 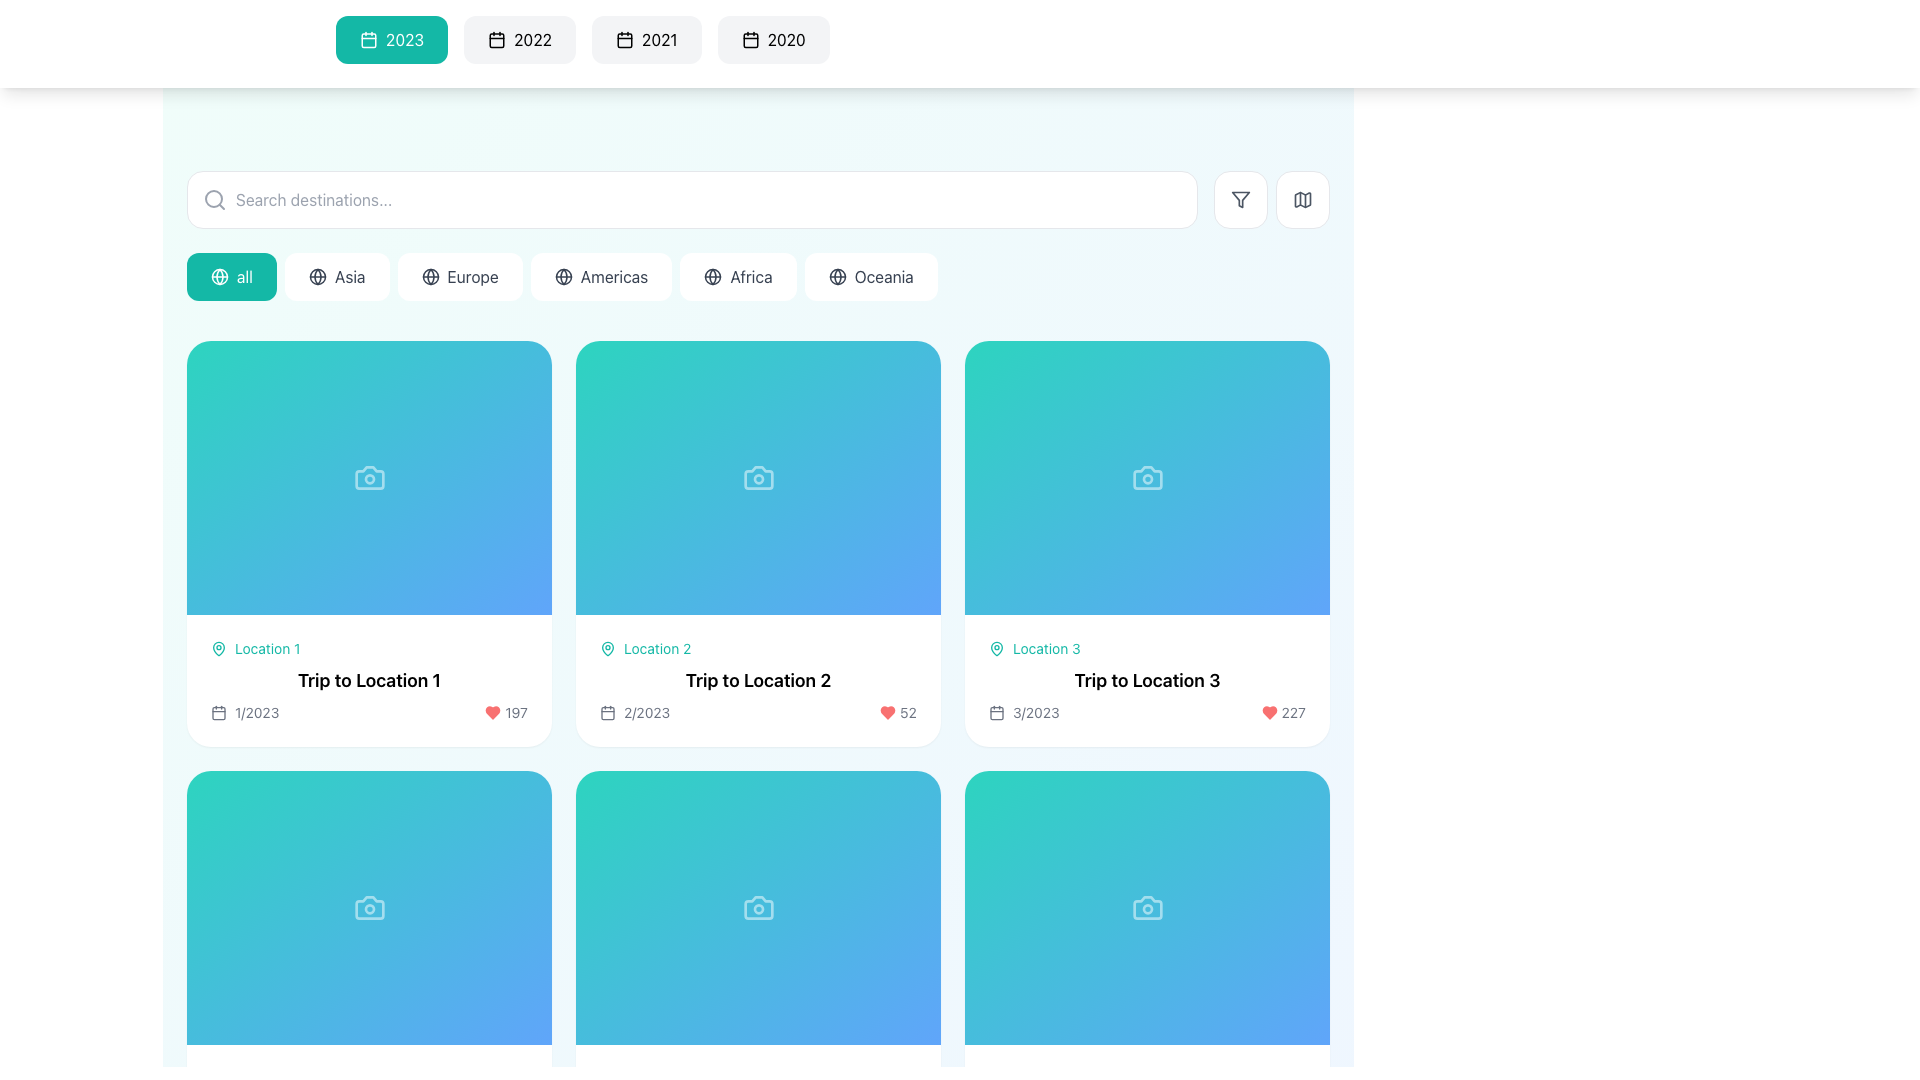 What do you see at coordinates (634, 711) in the screenshot?
I see `the date label with the calendar icon displaying '2/2023', which is located beneath the 'Trip to Location 2' title and to the left of a numeric statistic (52)` at bounding box center [634, 711].